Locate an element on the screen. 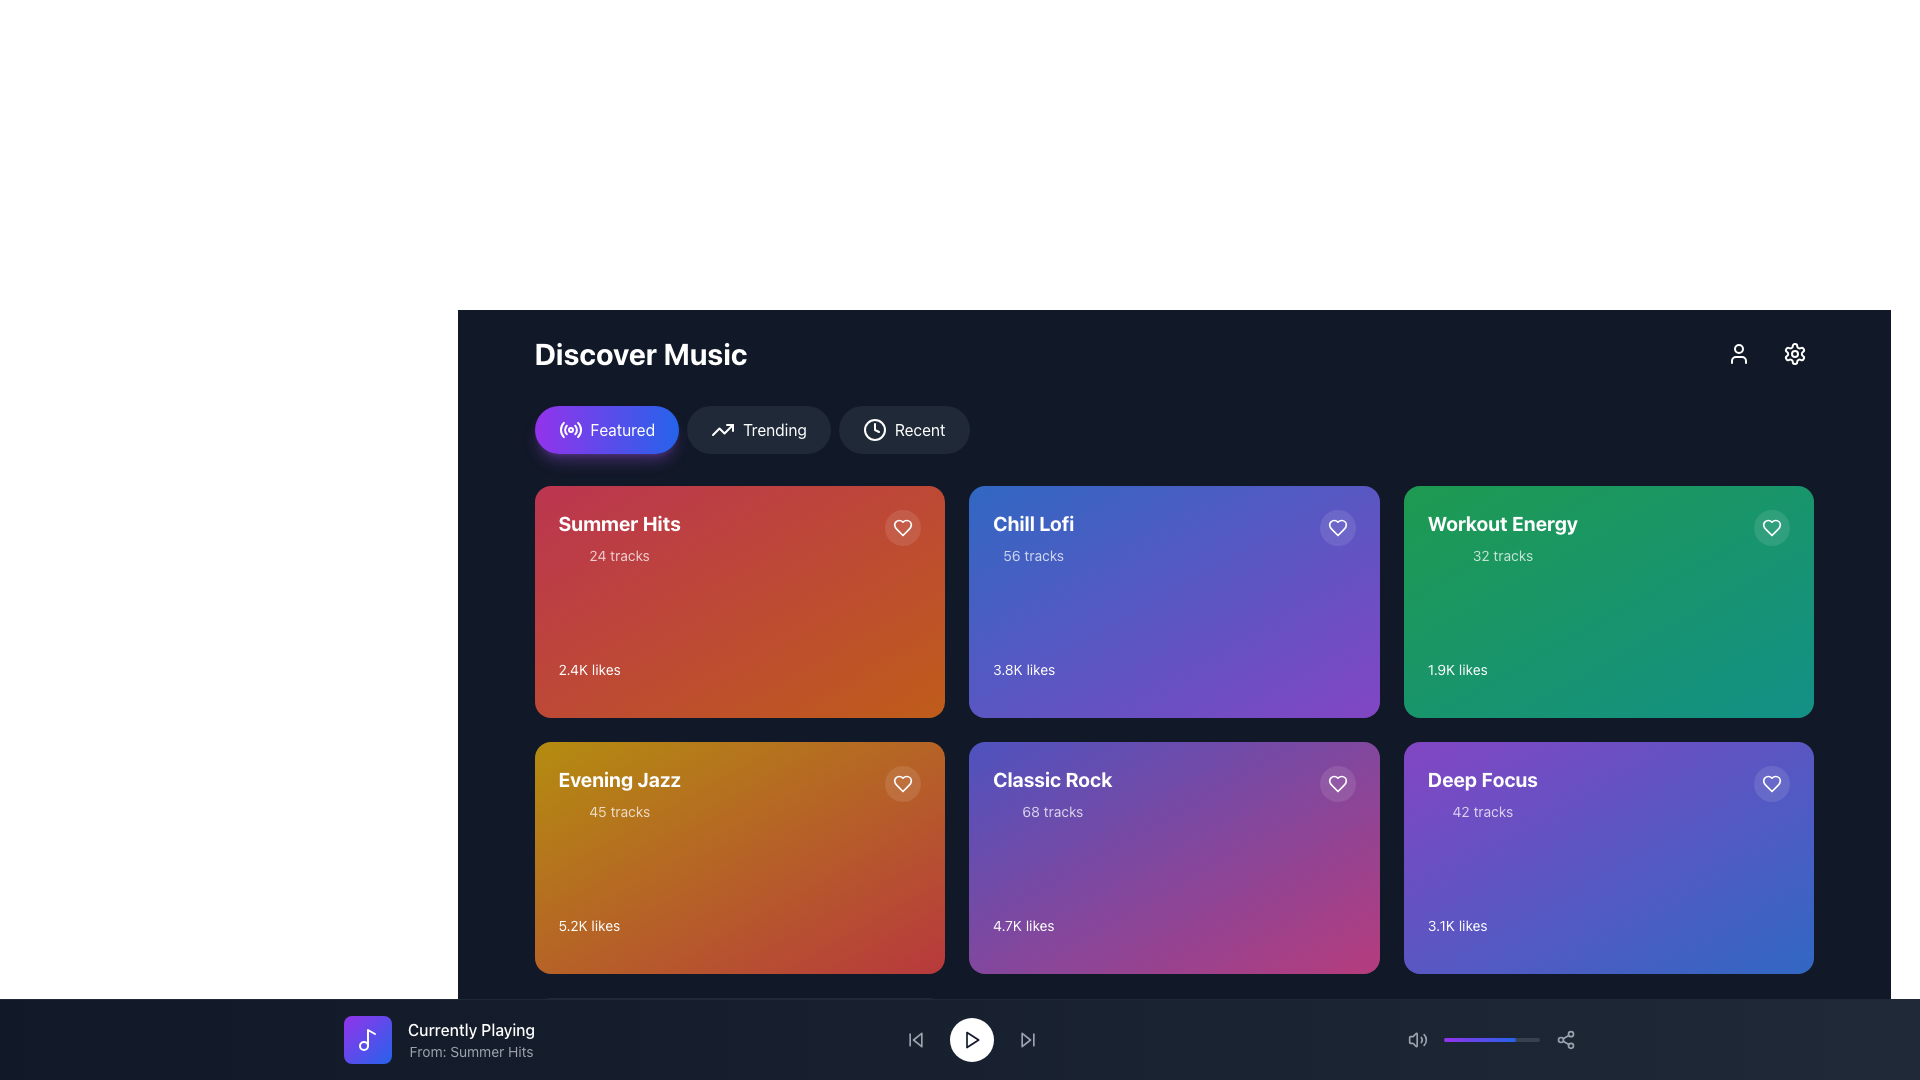 This screenshot has width=1920, height=1080. the 'Featured' icon which is located at the leftmost inside the 'Featured' button near the top center of the interface is located at coordinates (569, 428).